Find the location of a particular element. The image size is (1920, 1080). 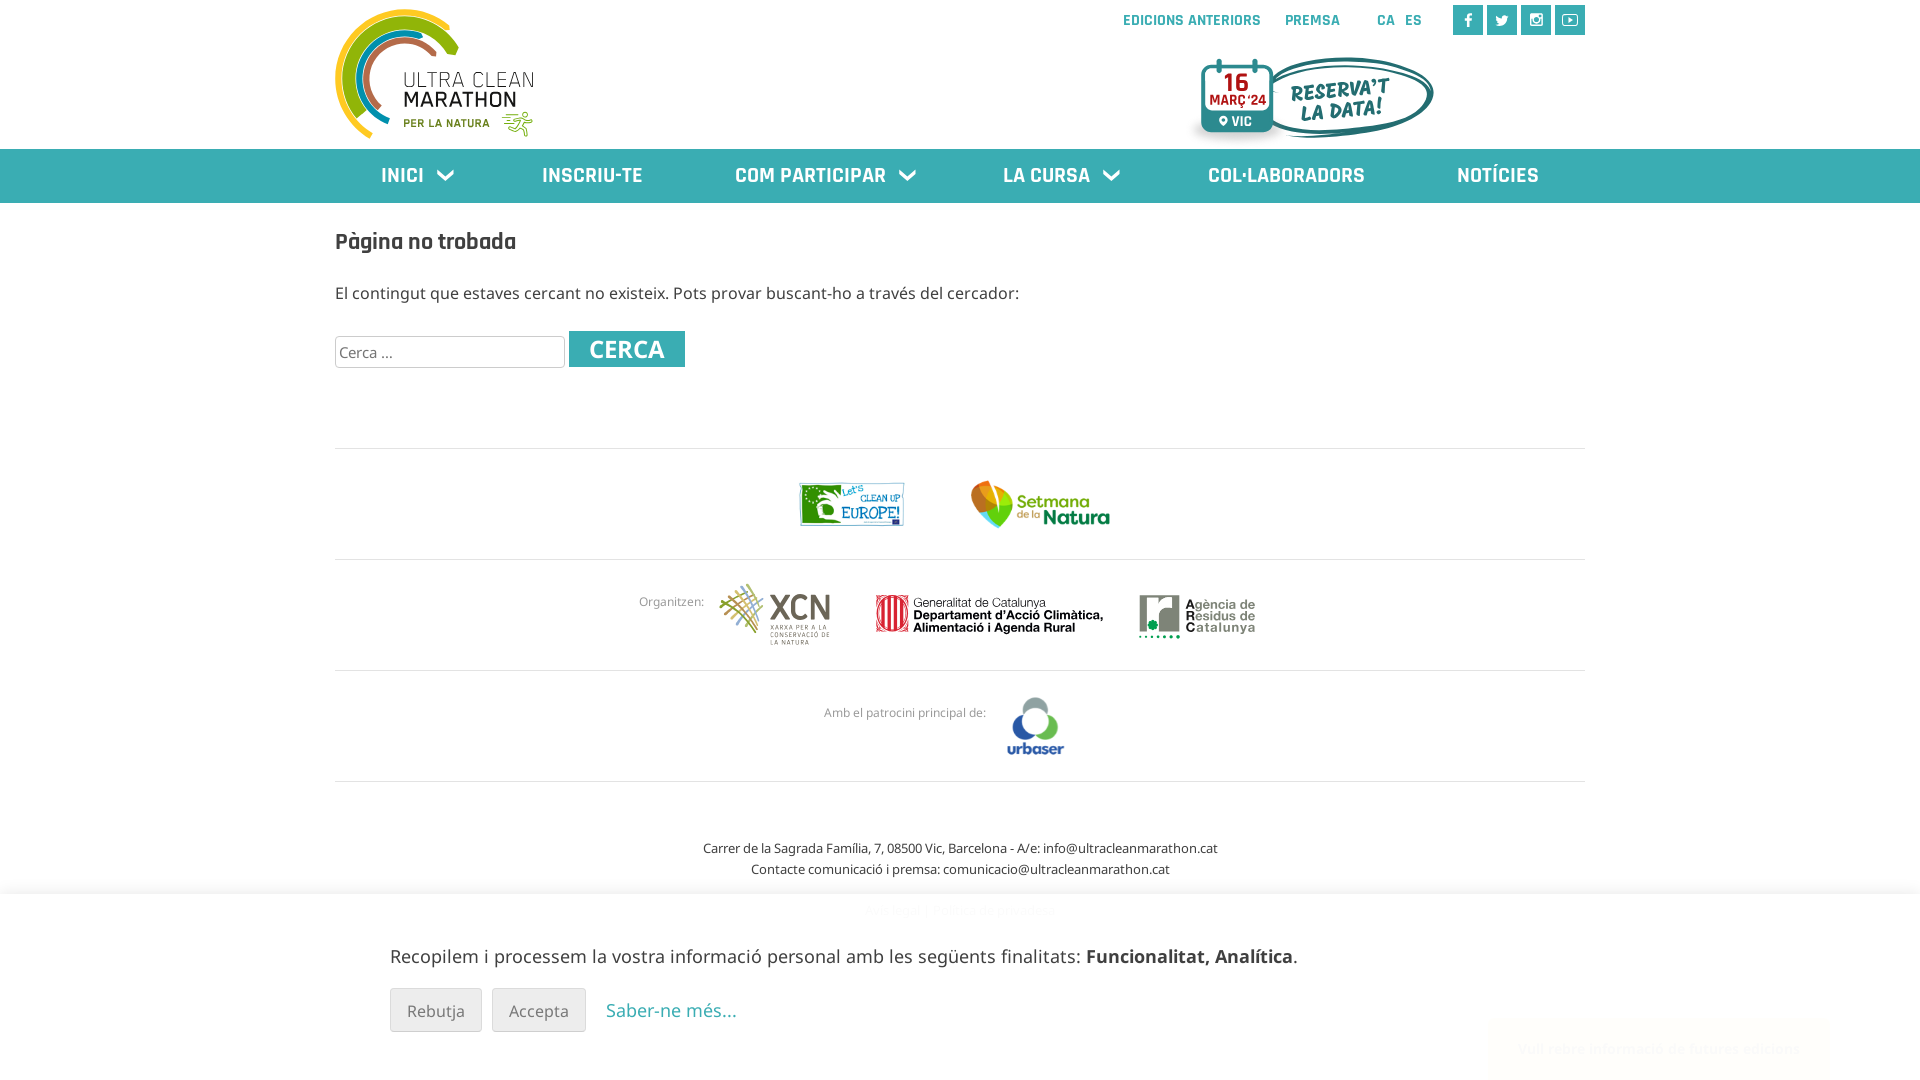

'comunicacio@ultracleanmarathon.cat' is located at coordinates (1054, 867).